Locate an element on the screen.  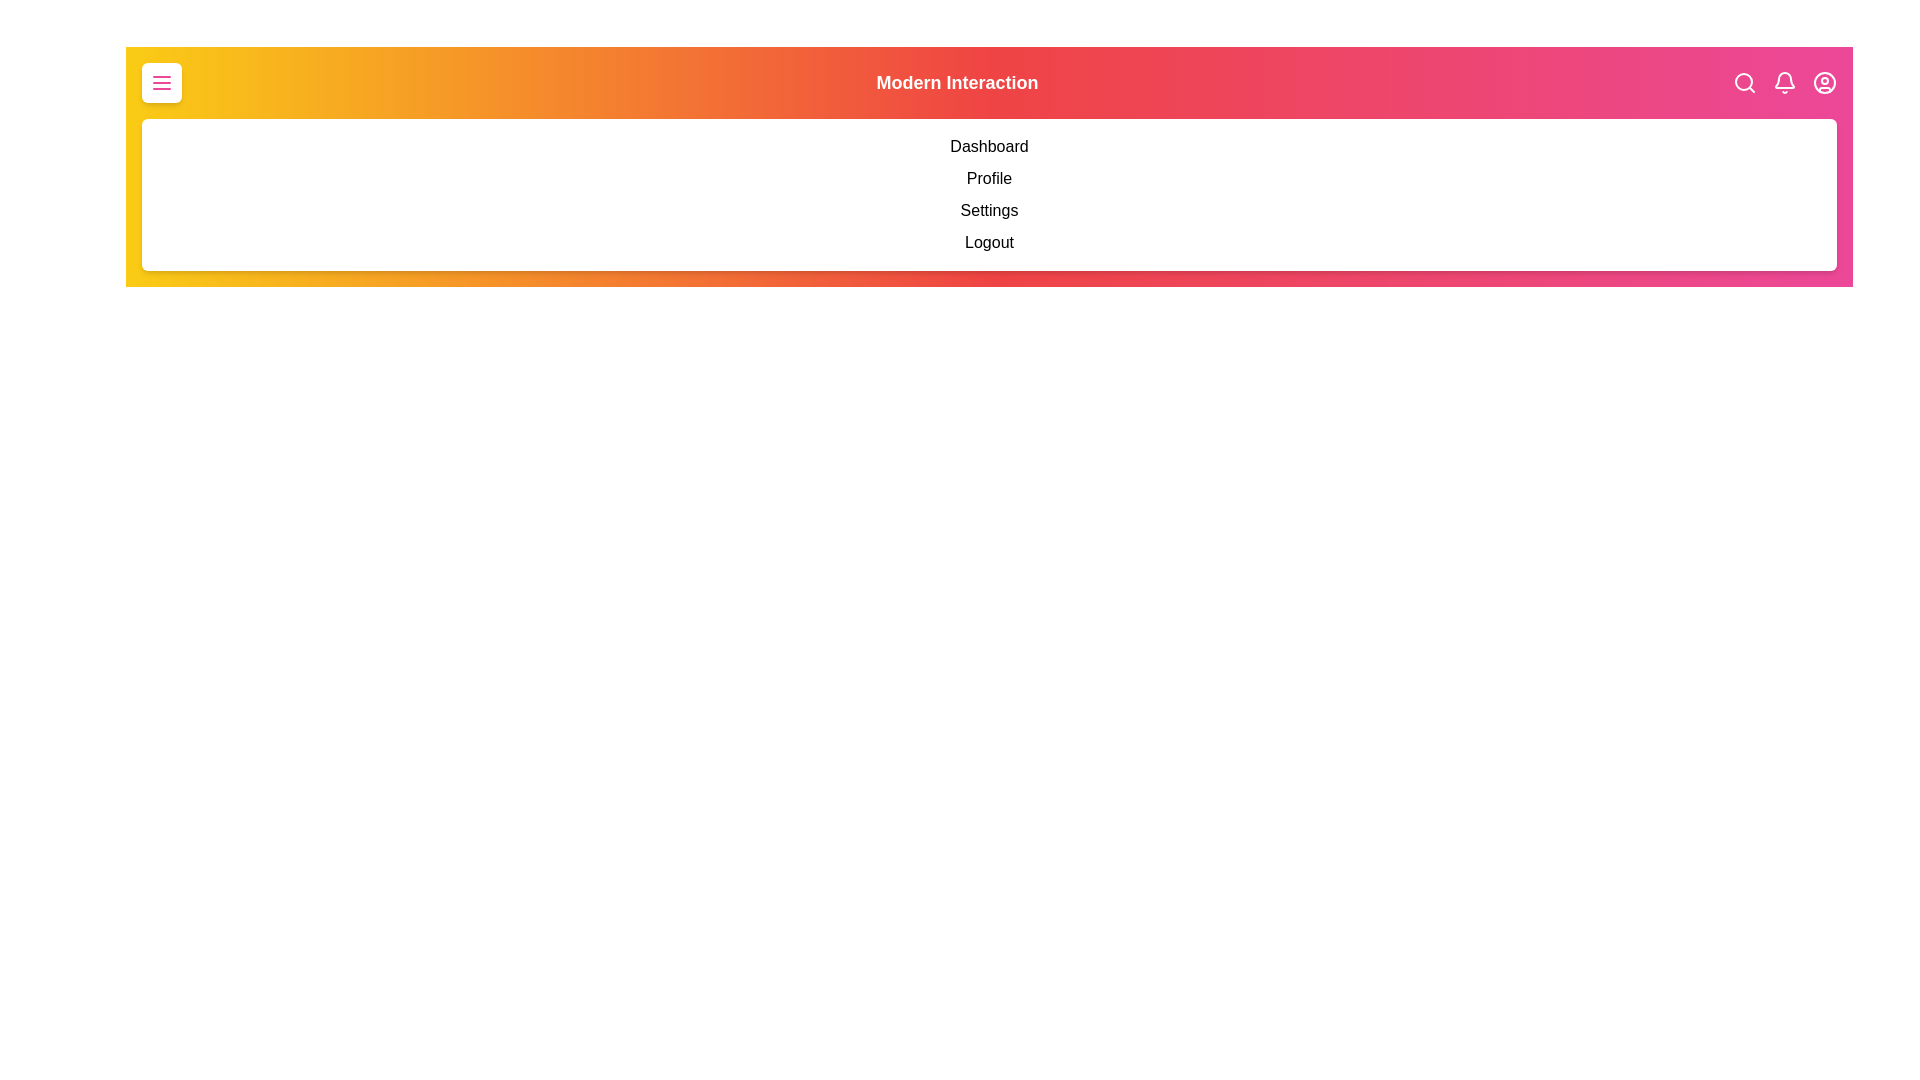
the user profile icon to open the user menu is located at coordinates (1824, 82).